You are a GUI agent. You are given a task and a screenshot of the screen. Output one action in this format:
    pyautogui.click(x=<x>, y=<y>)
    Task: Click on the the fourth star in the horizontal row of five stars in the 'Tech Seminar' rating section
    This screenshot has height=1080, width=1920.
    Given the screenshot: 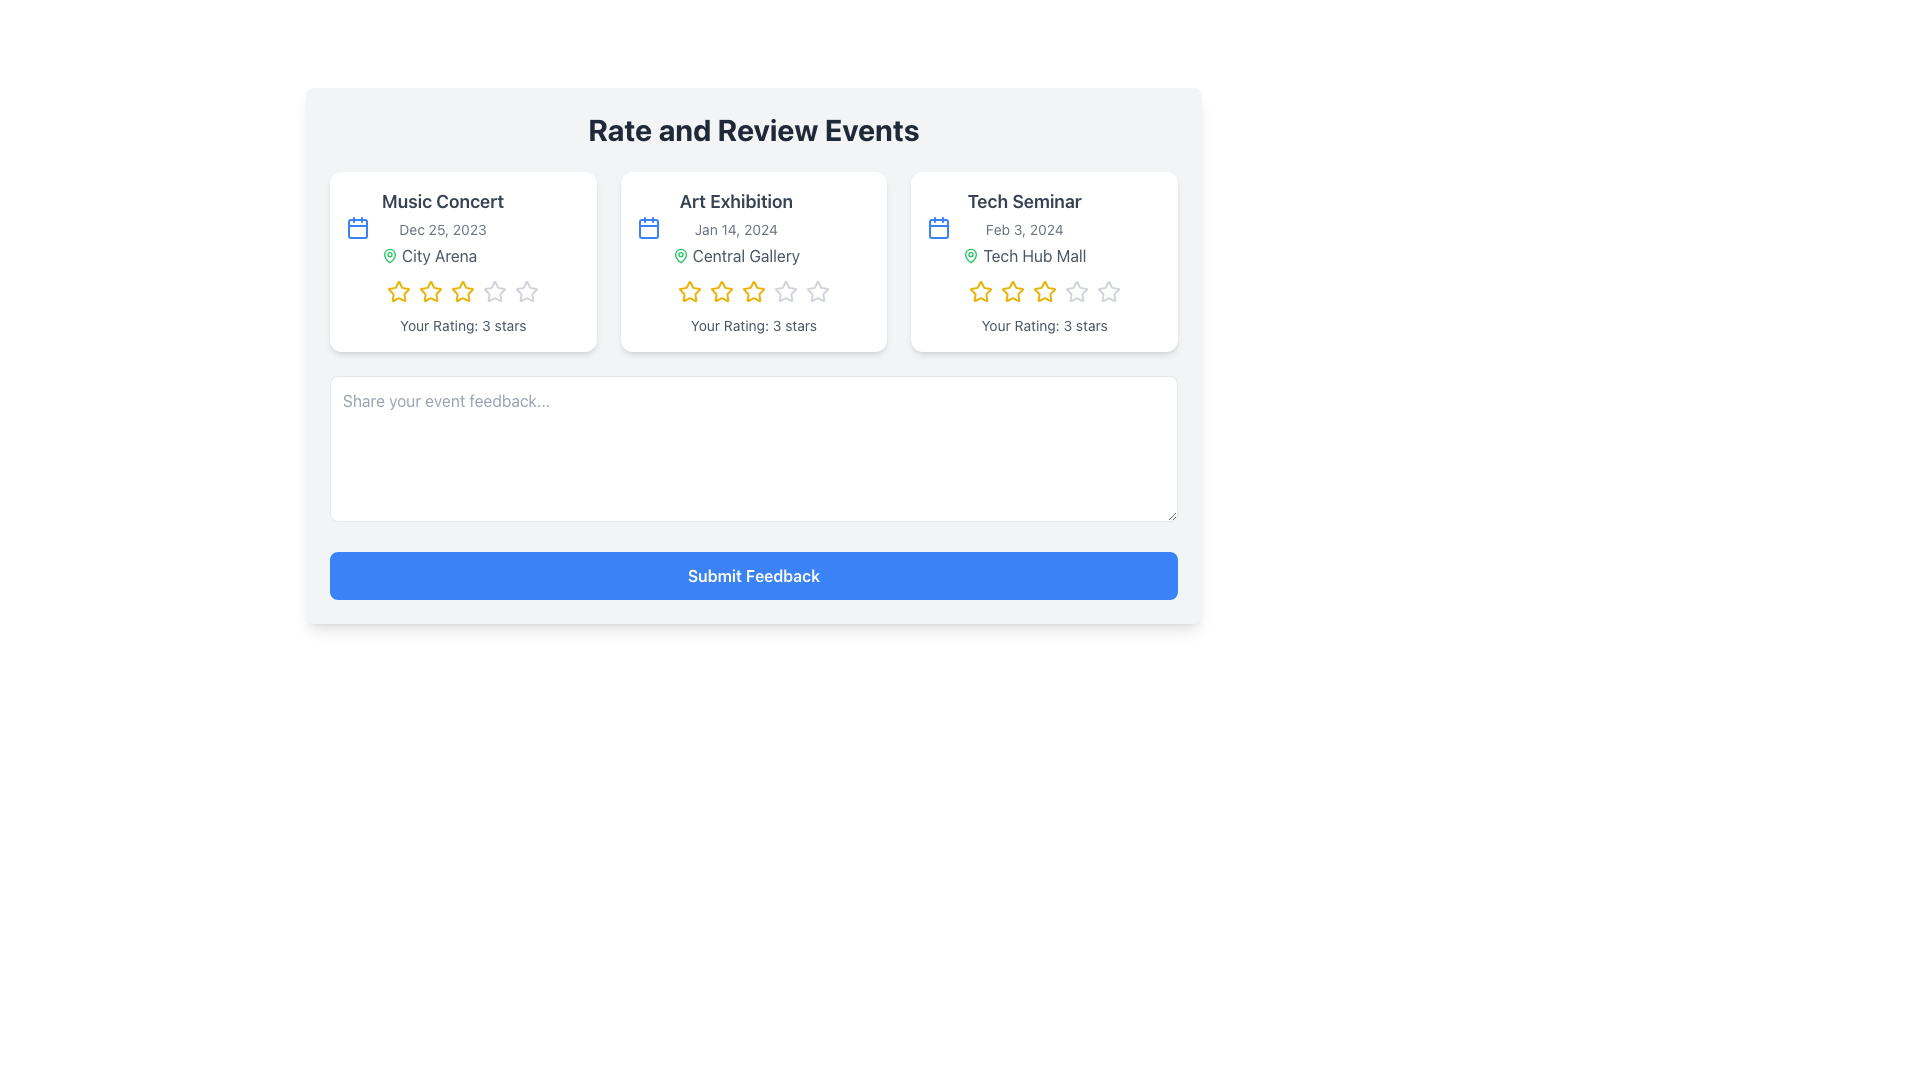 What is the action you would take?
    pyautogui.click(x=1075, y=292)
    